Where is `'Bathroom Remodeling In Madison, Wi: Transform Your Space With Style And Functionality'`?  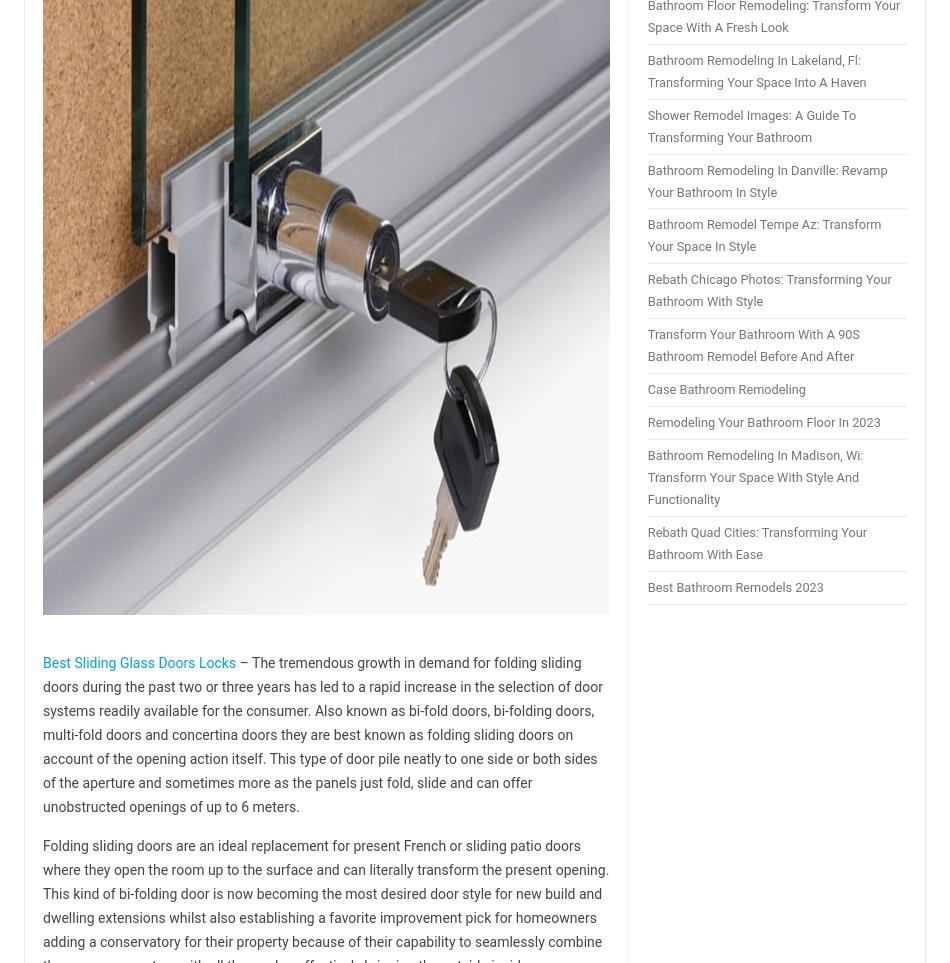
'Bathroom Remodeling In Madison, Wi: Transform Your Space With Style And Functionality' is located at coordinates (647, 475).